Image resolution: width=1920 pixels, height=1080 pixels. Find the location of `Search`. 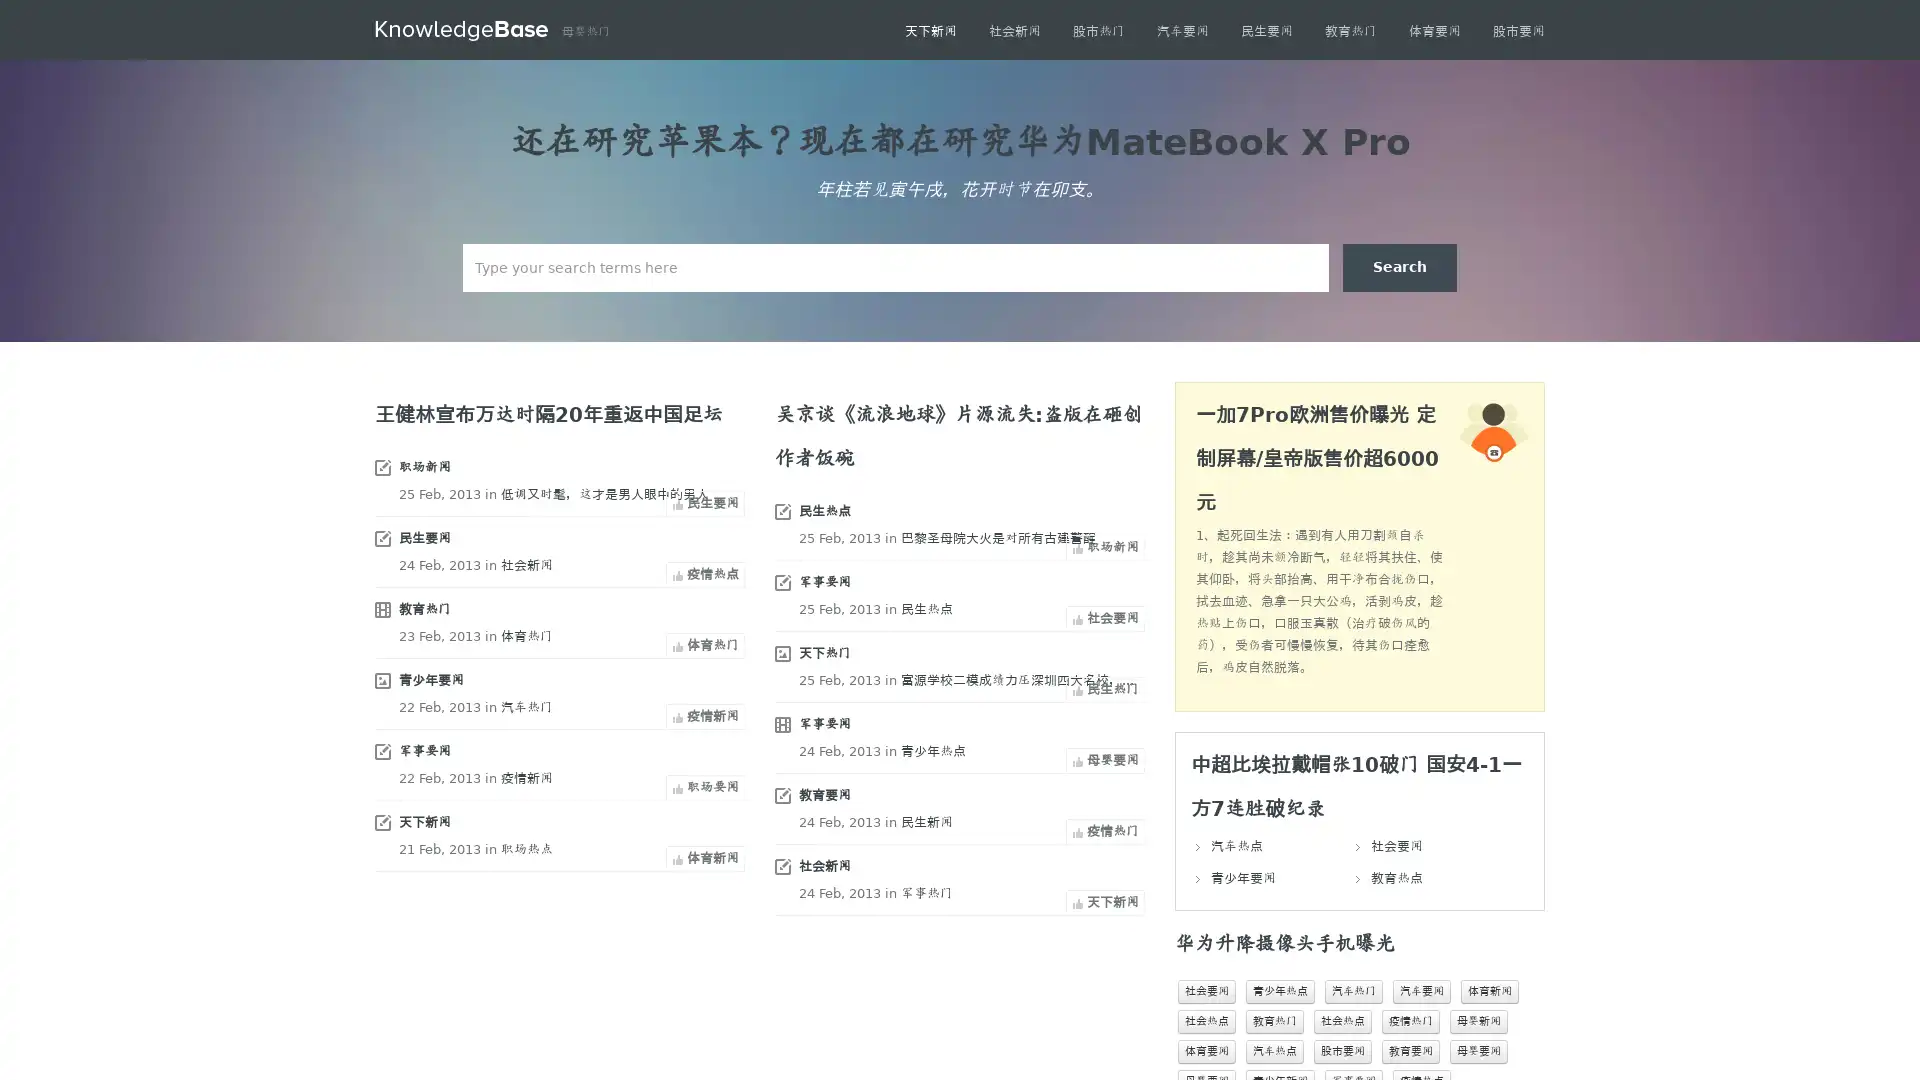

Search is located at coordinates (1399, 266).